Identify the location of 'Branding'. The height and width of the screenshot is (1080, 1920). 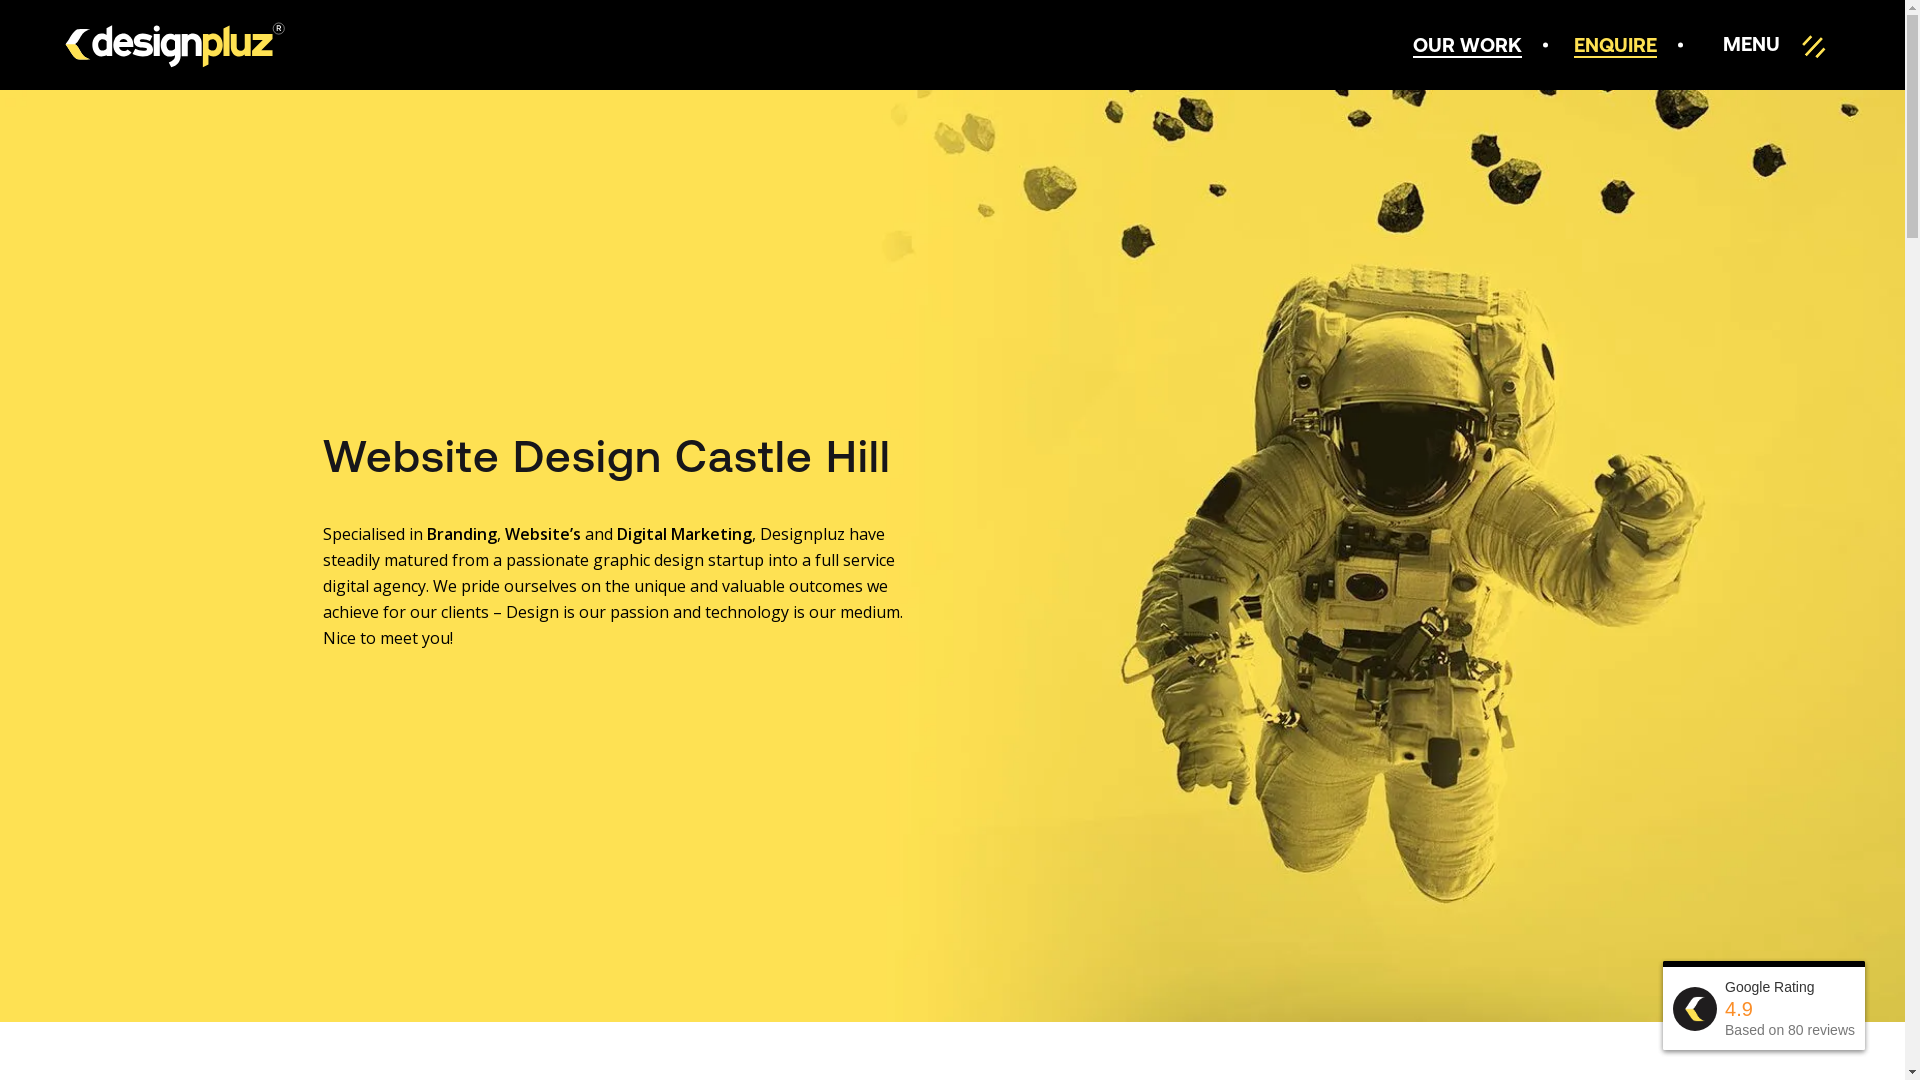
(459, 532).